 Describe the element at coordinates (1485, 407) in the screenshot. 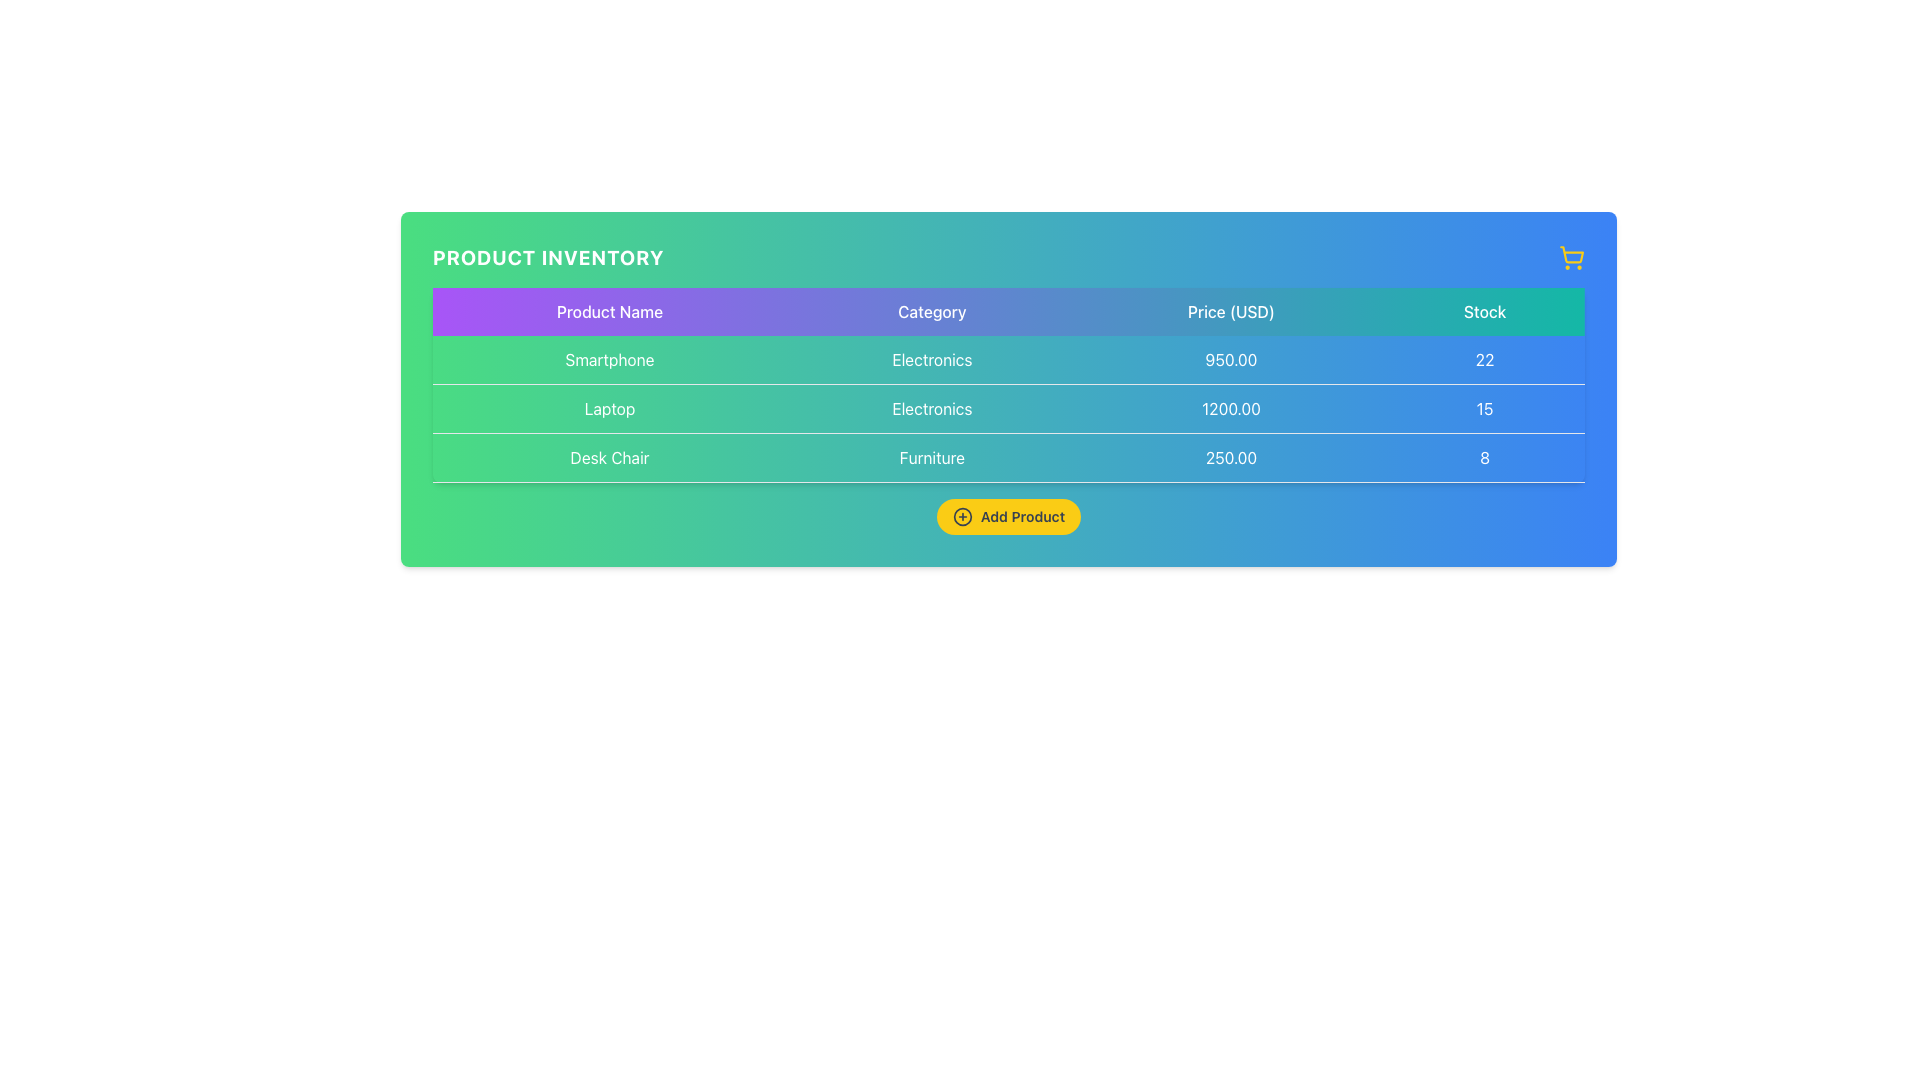

I see `the table cell displaying the number '15' in white text, which is centered in a blue background, located in the 'Stock' column of the inventory table for 'Laptop'` at that location.